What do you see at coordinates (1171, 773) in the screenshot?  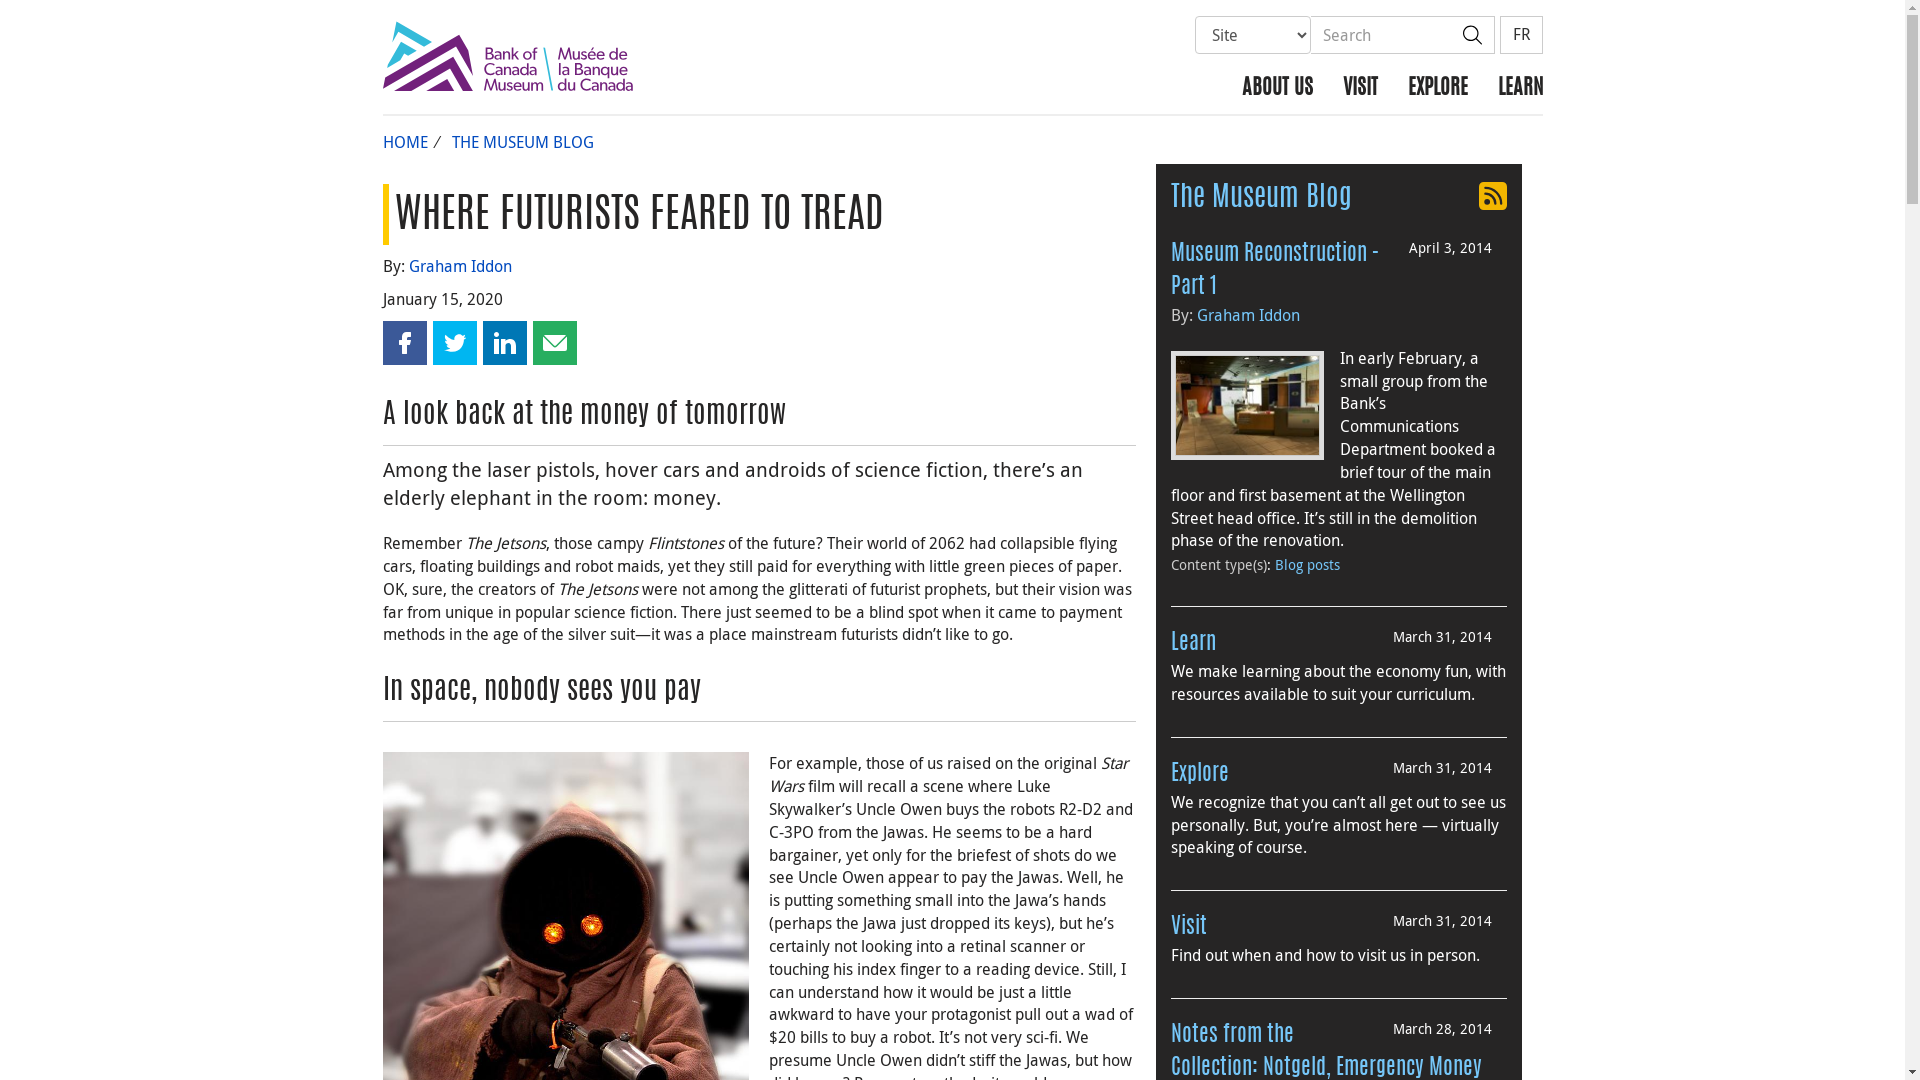 I see `'Explore'` at bounding box center [1171, 773].